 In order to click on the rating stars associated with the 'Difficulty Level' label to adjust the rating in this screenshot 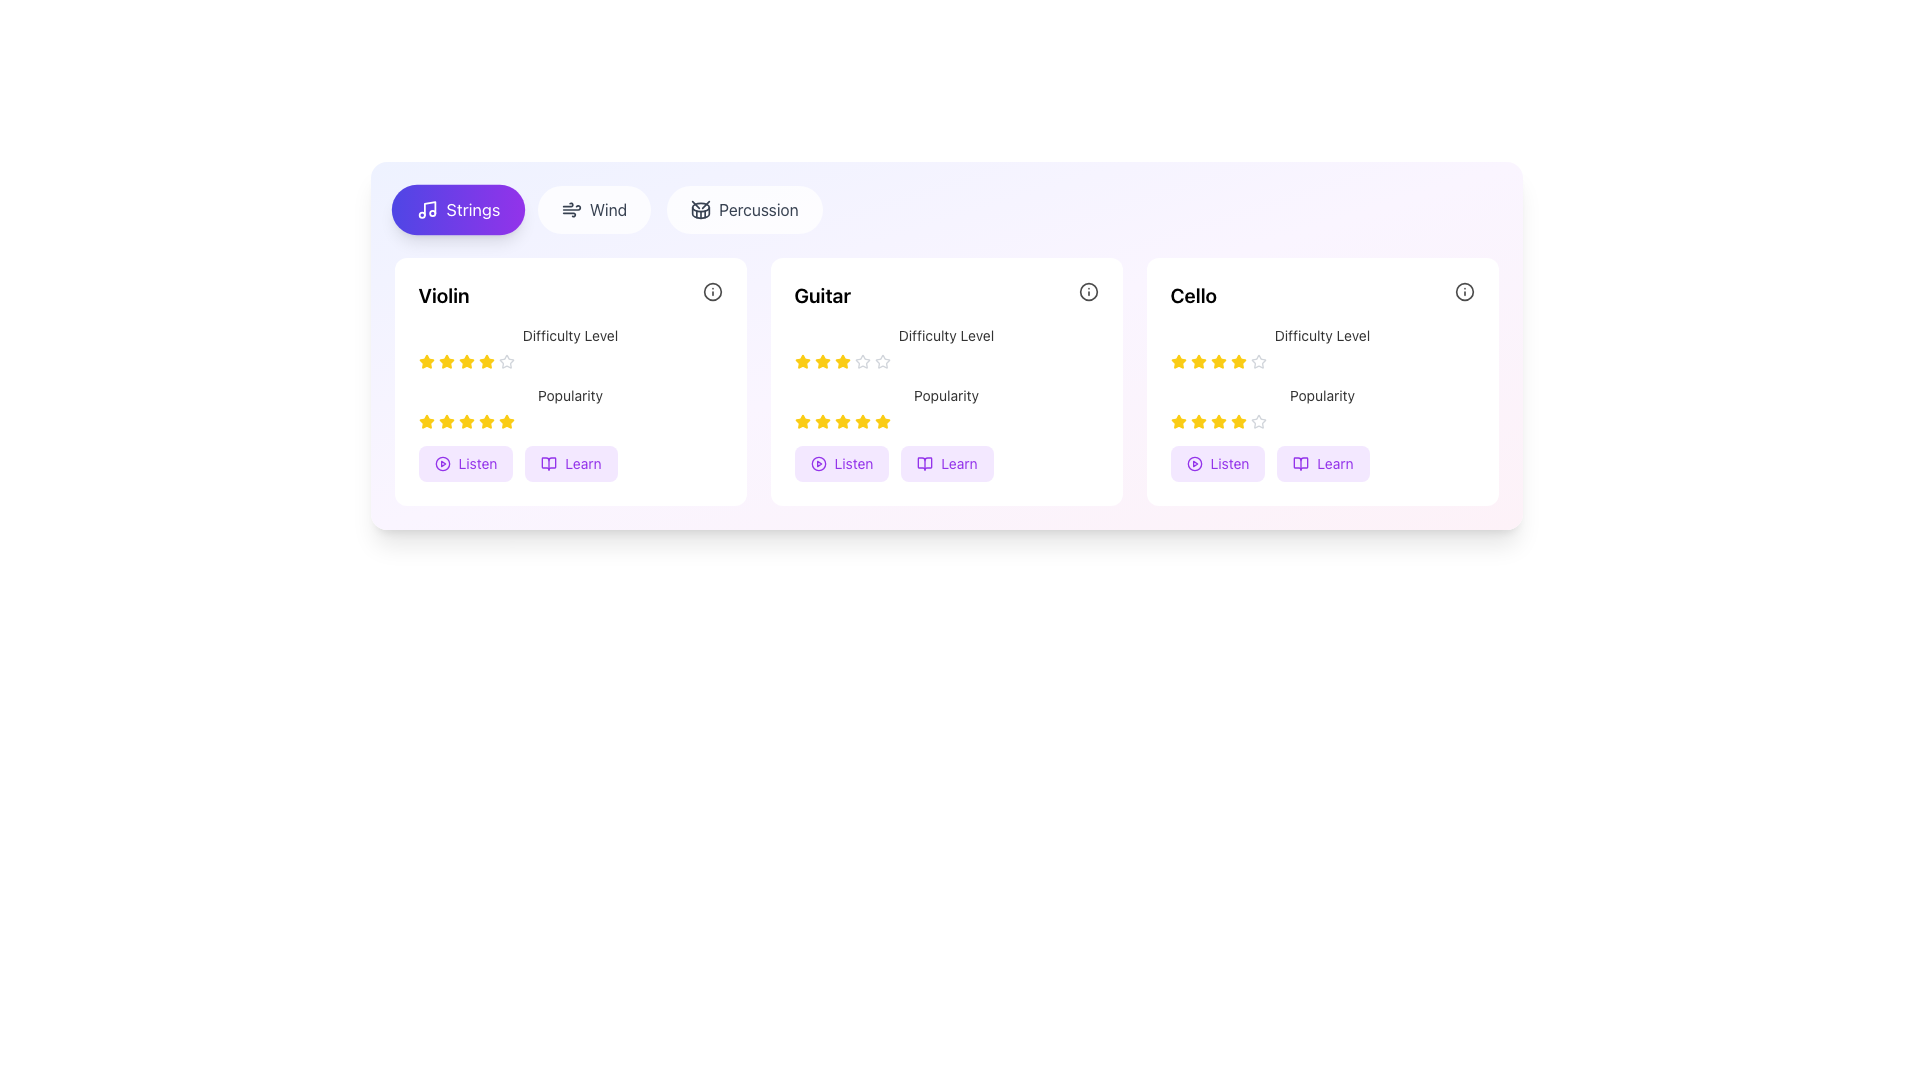, I will do `click(569, 346)`.